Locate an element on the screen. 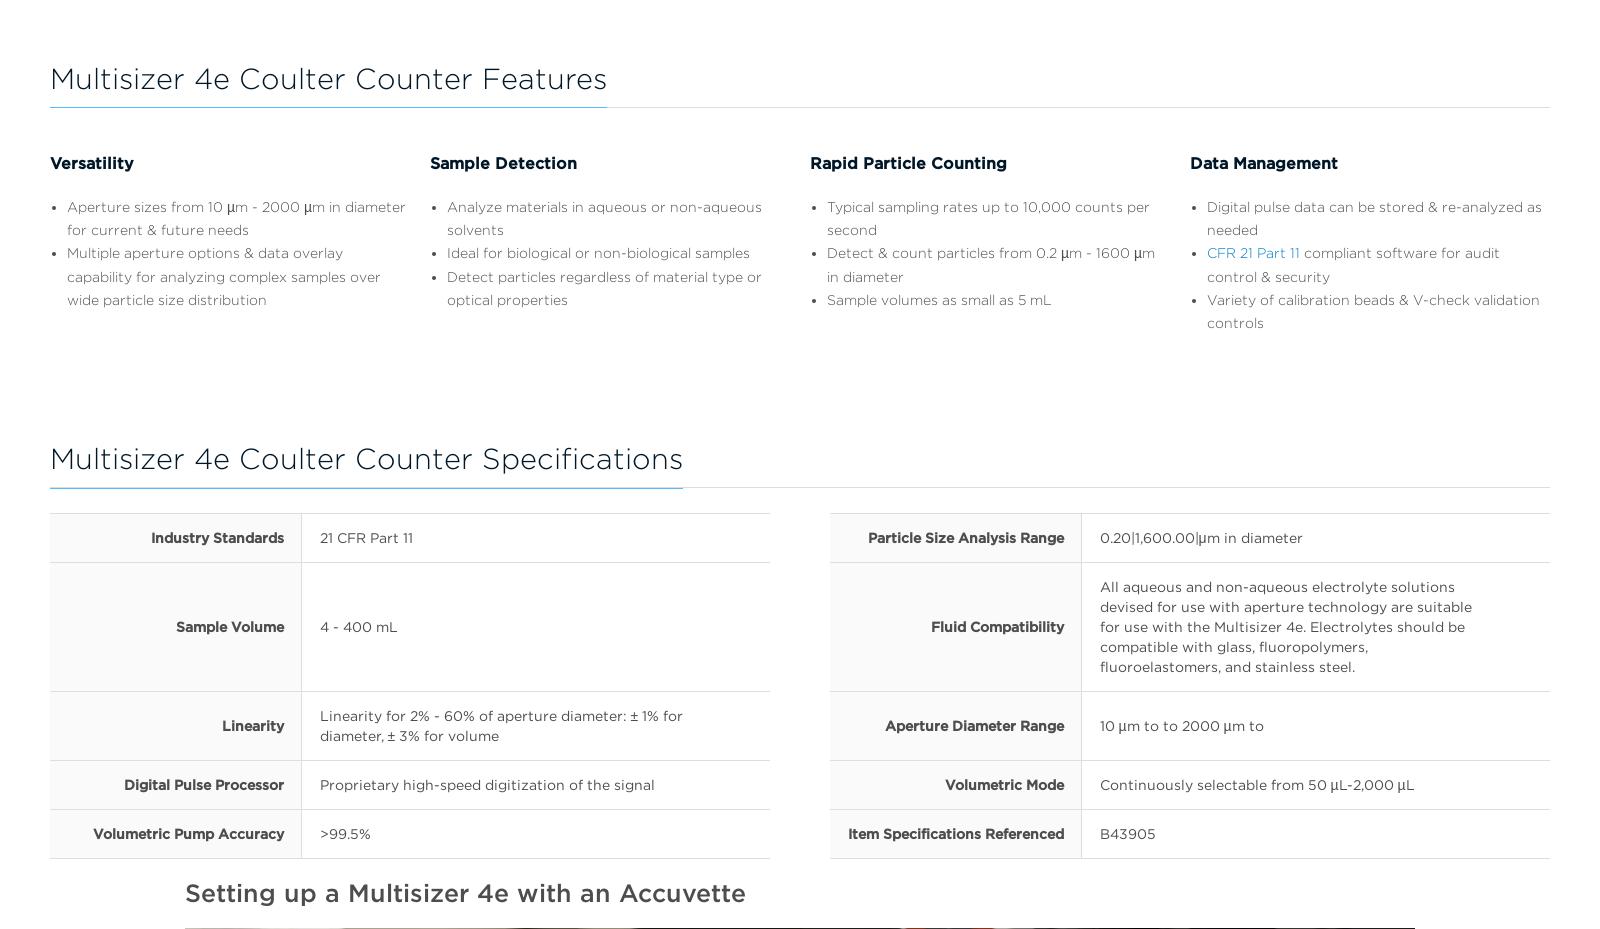 The image size is (1600, 929). 'Linearity for 2% - 60% of aperture diameter: ± 1% for diameter, ± 3% for volume' is located at coordinates (499, 726).